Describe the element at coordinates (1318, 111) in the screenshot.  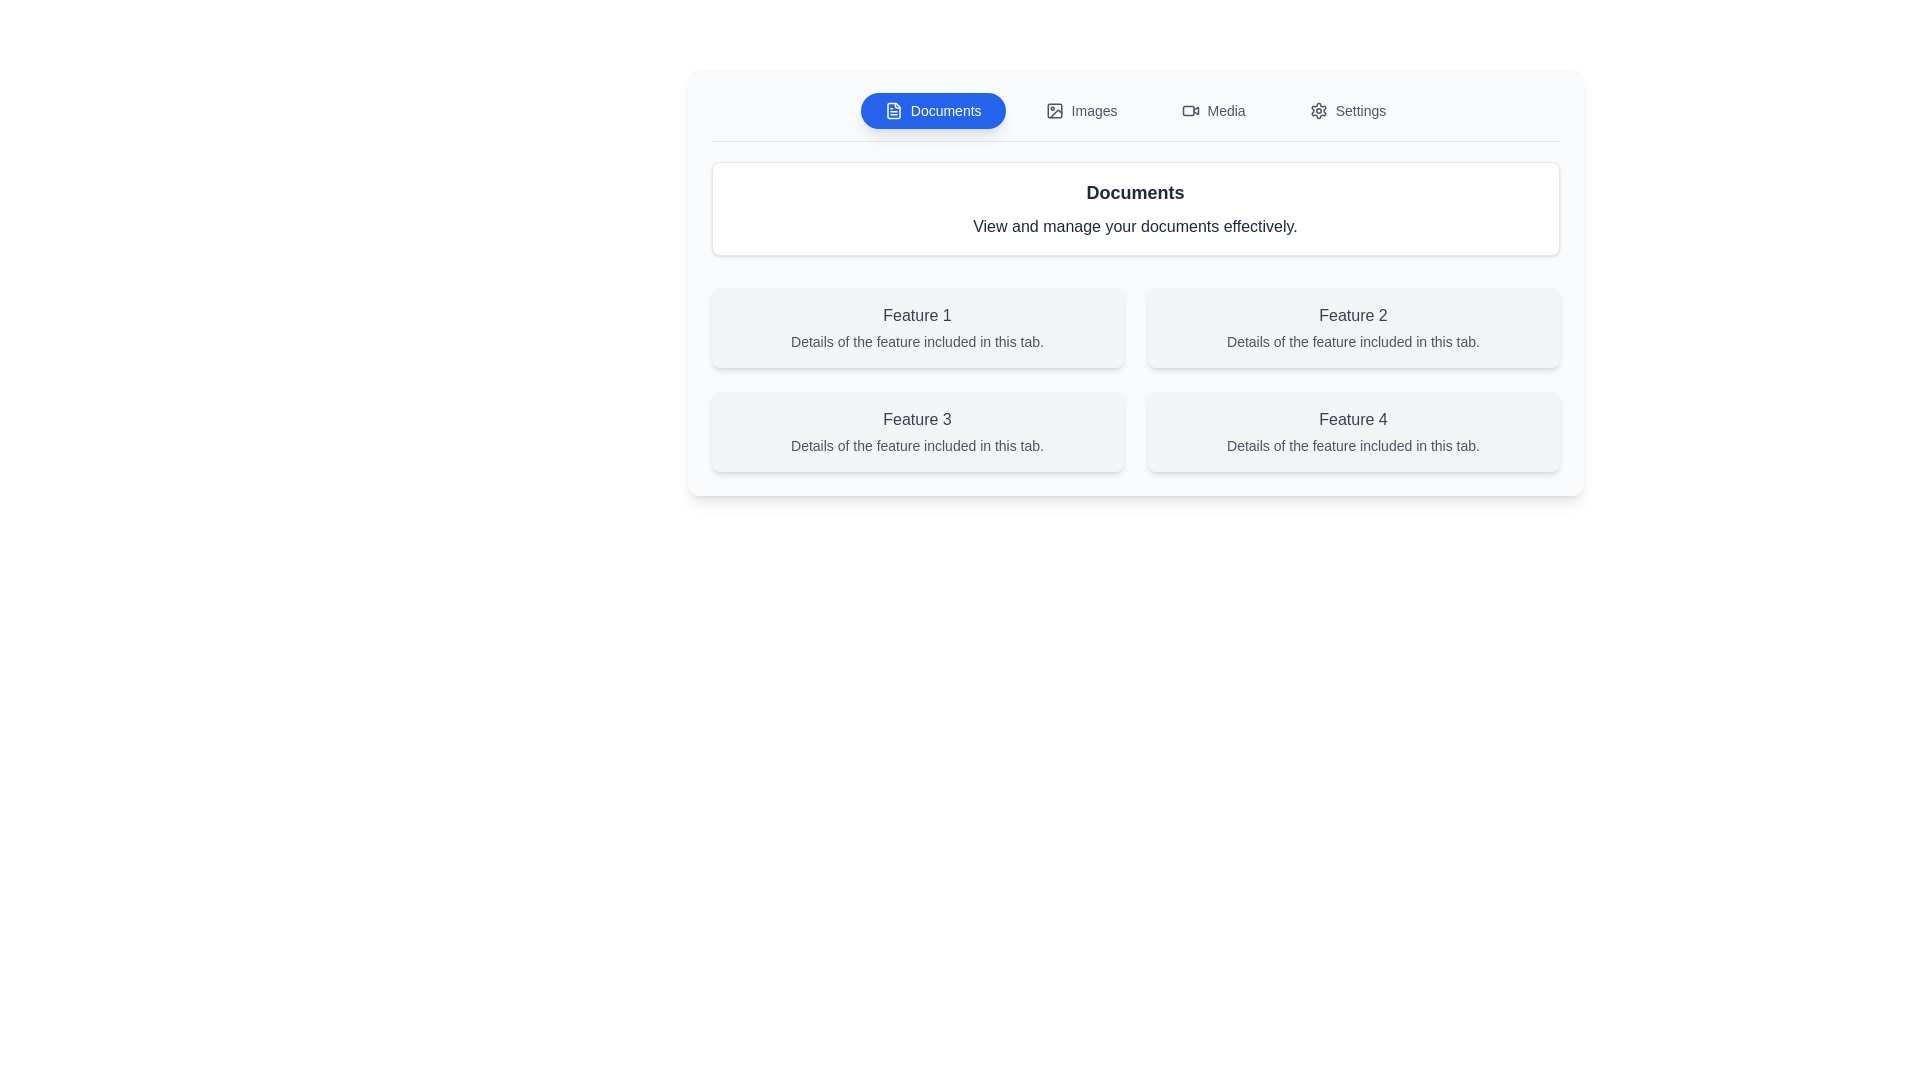
I see `the settings icon located on the leftmost side of the 'Settings' button in the top-right corner of the interface` at that location.